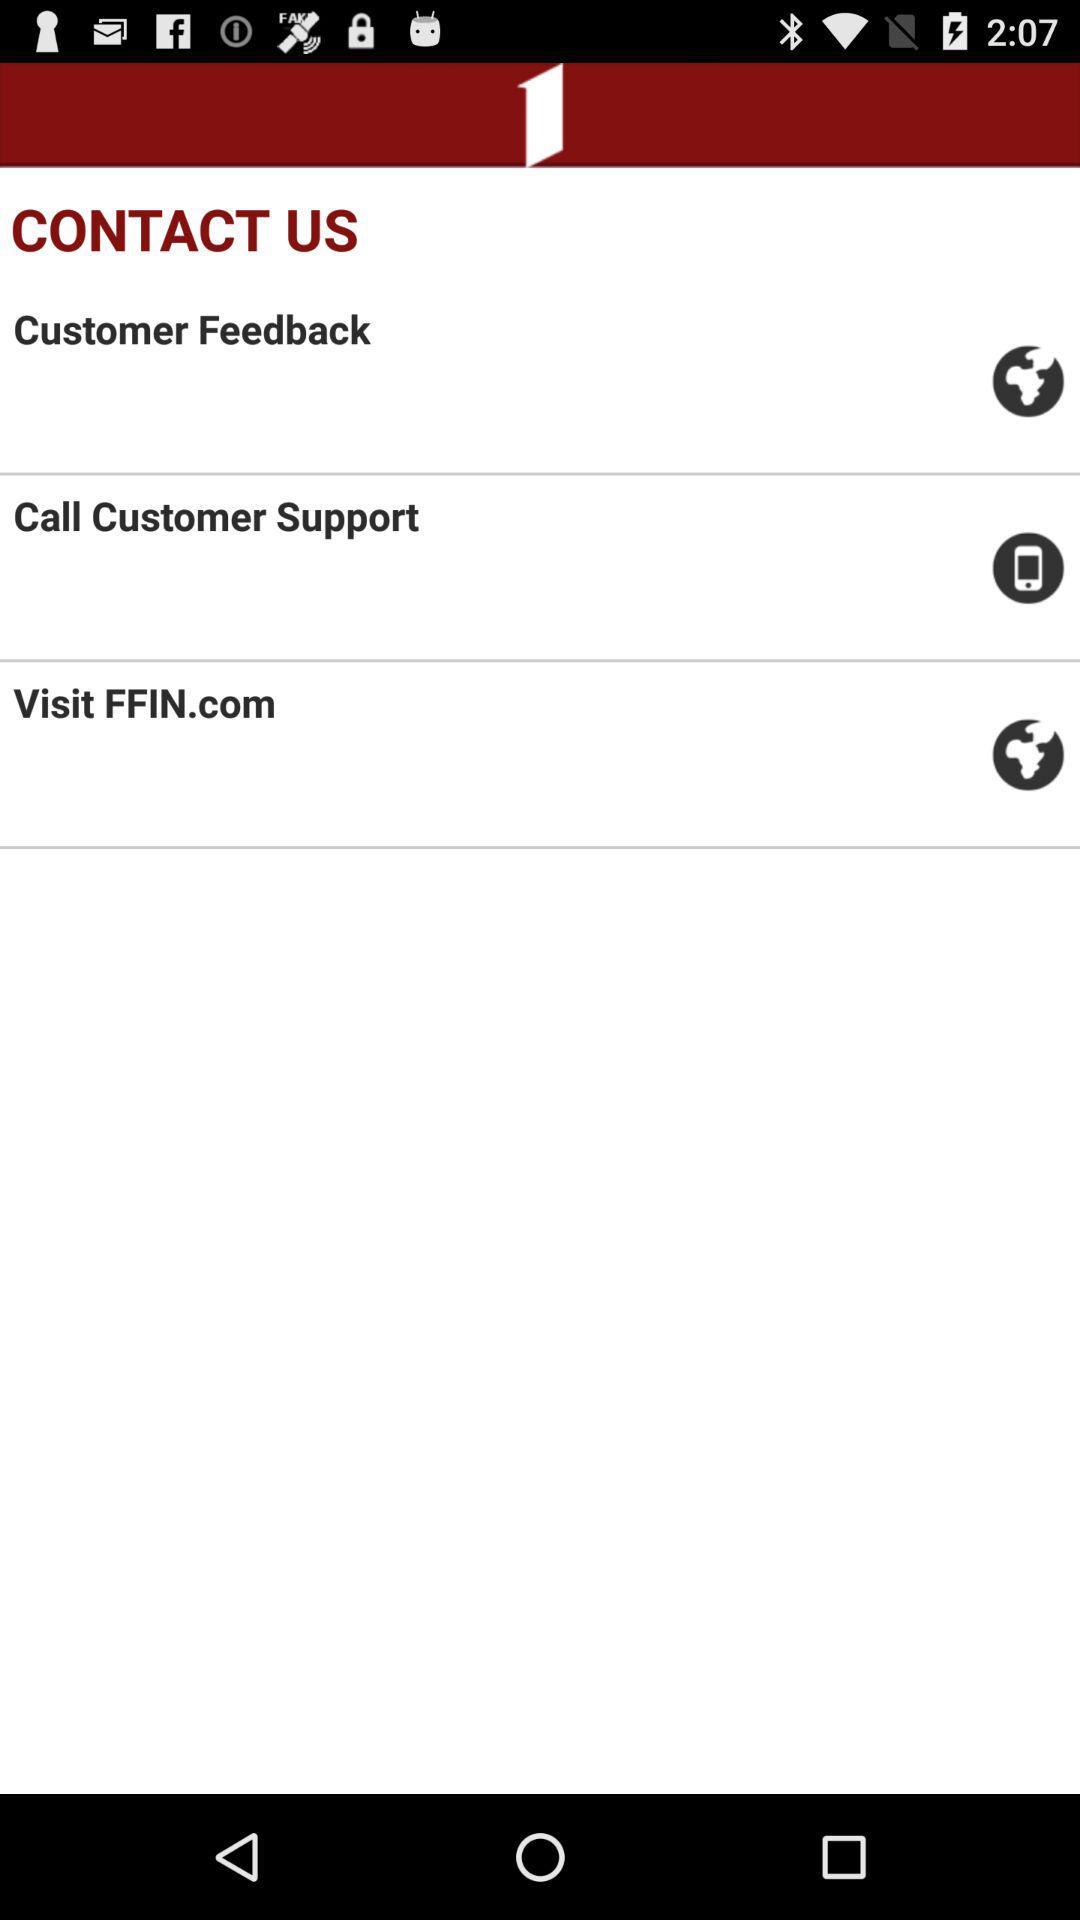  Describe the element at coordinates (143, 702) in the screenshot. I see `the visit ffin.com app` at that location.